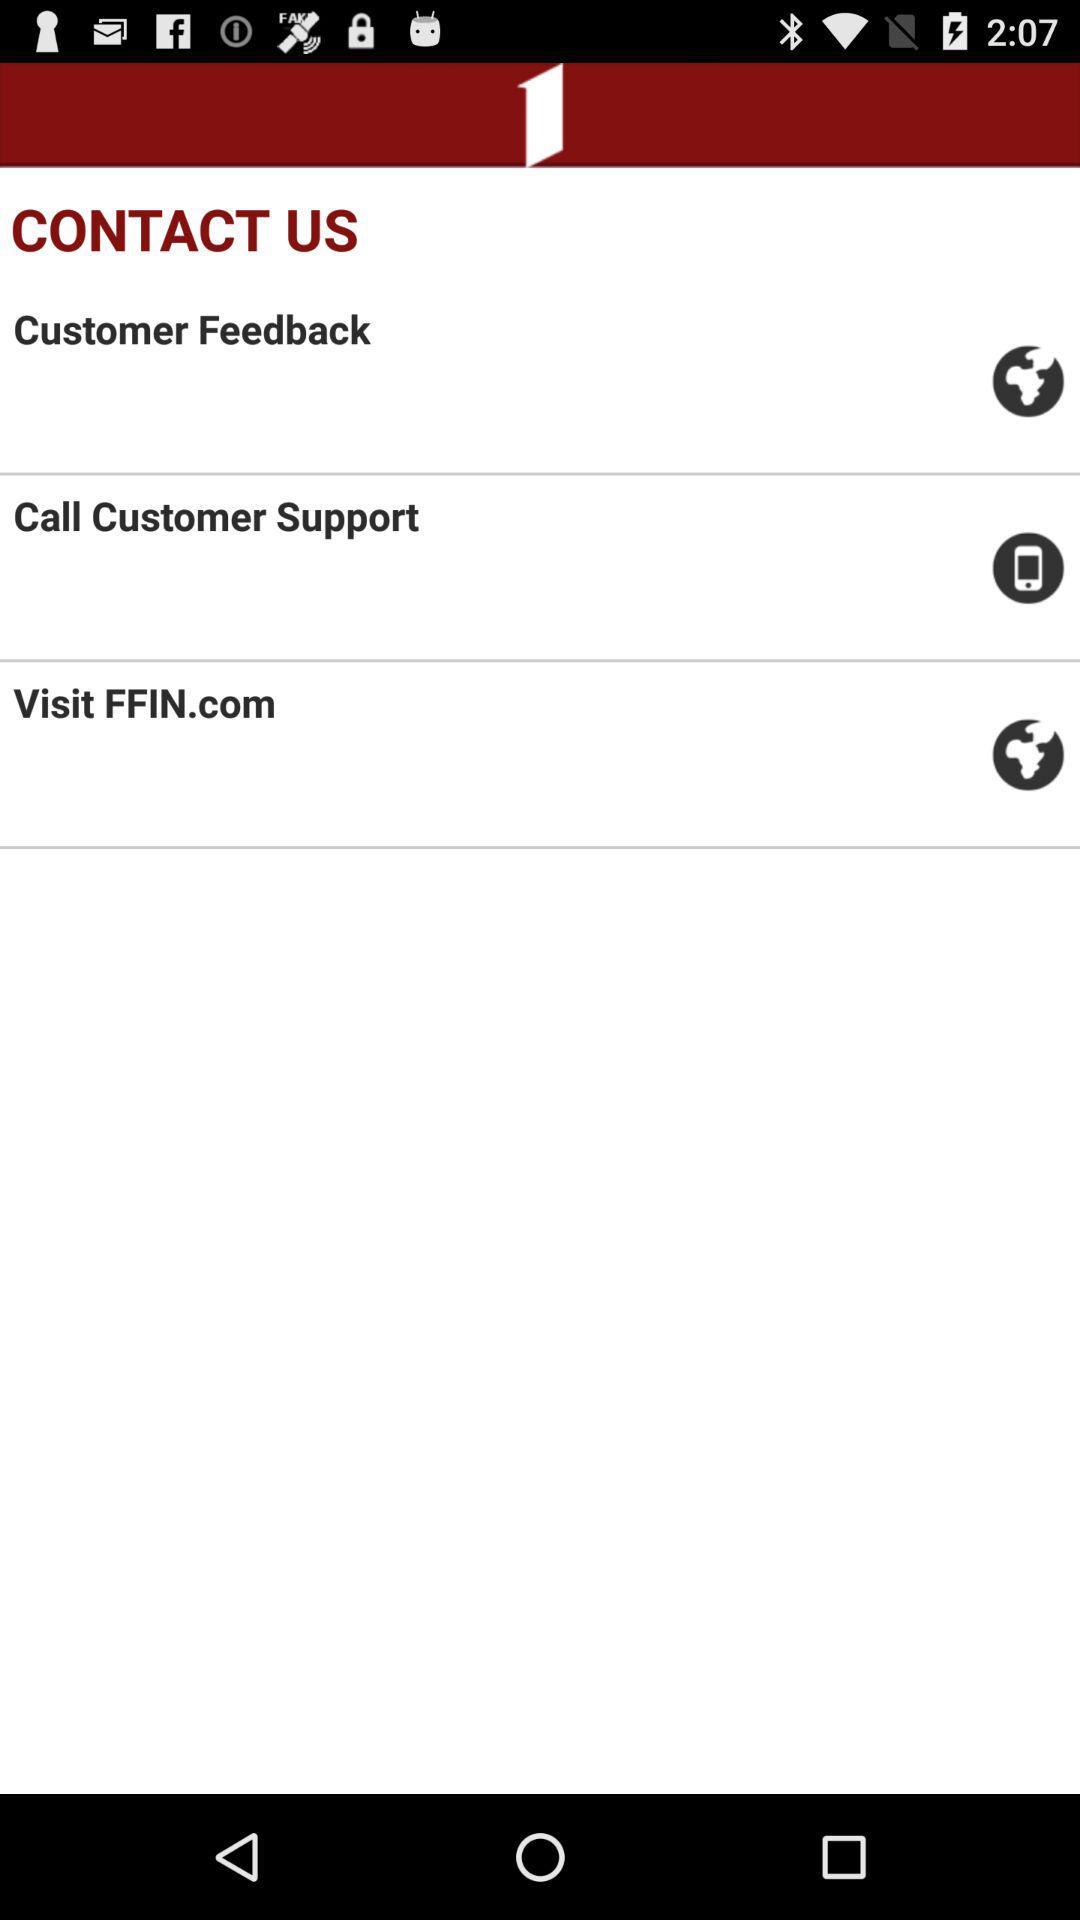  Describe the element at coordinates (143, 702) in the screenshot. I see `the visit ffin.com app` at that location.